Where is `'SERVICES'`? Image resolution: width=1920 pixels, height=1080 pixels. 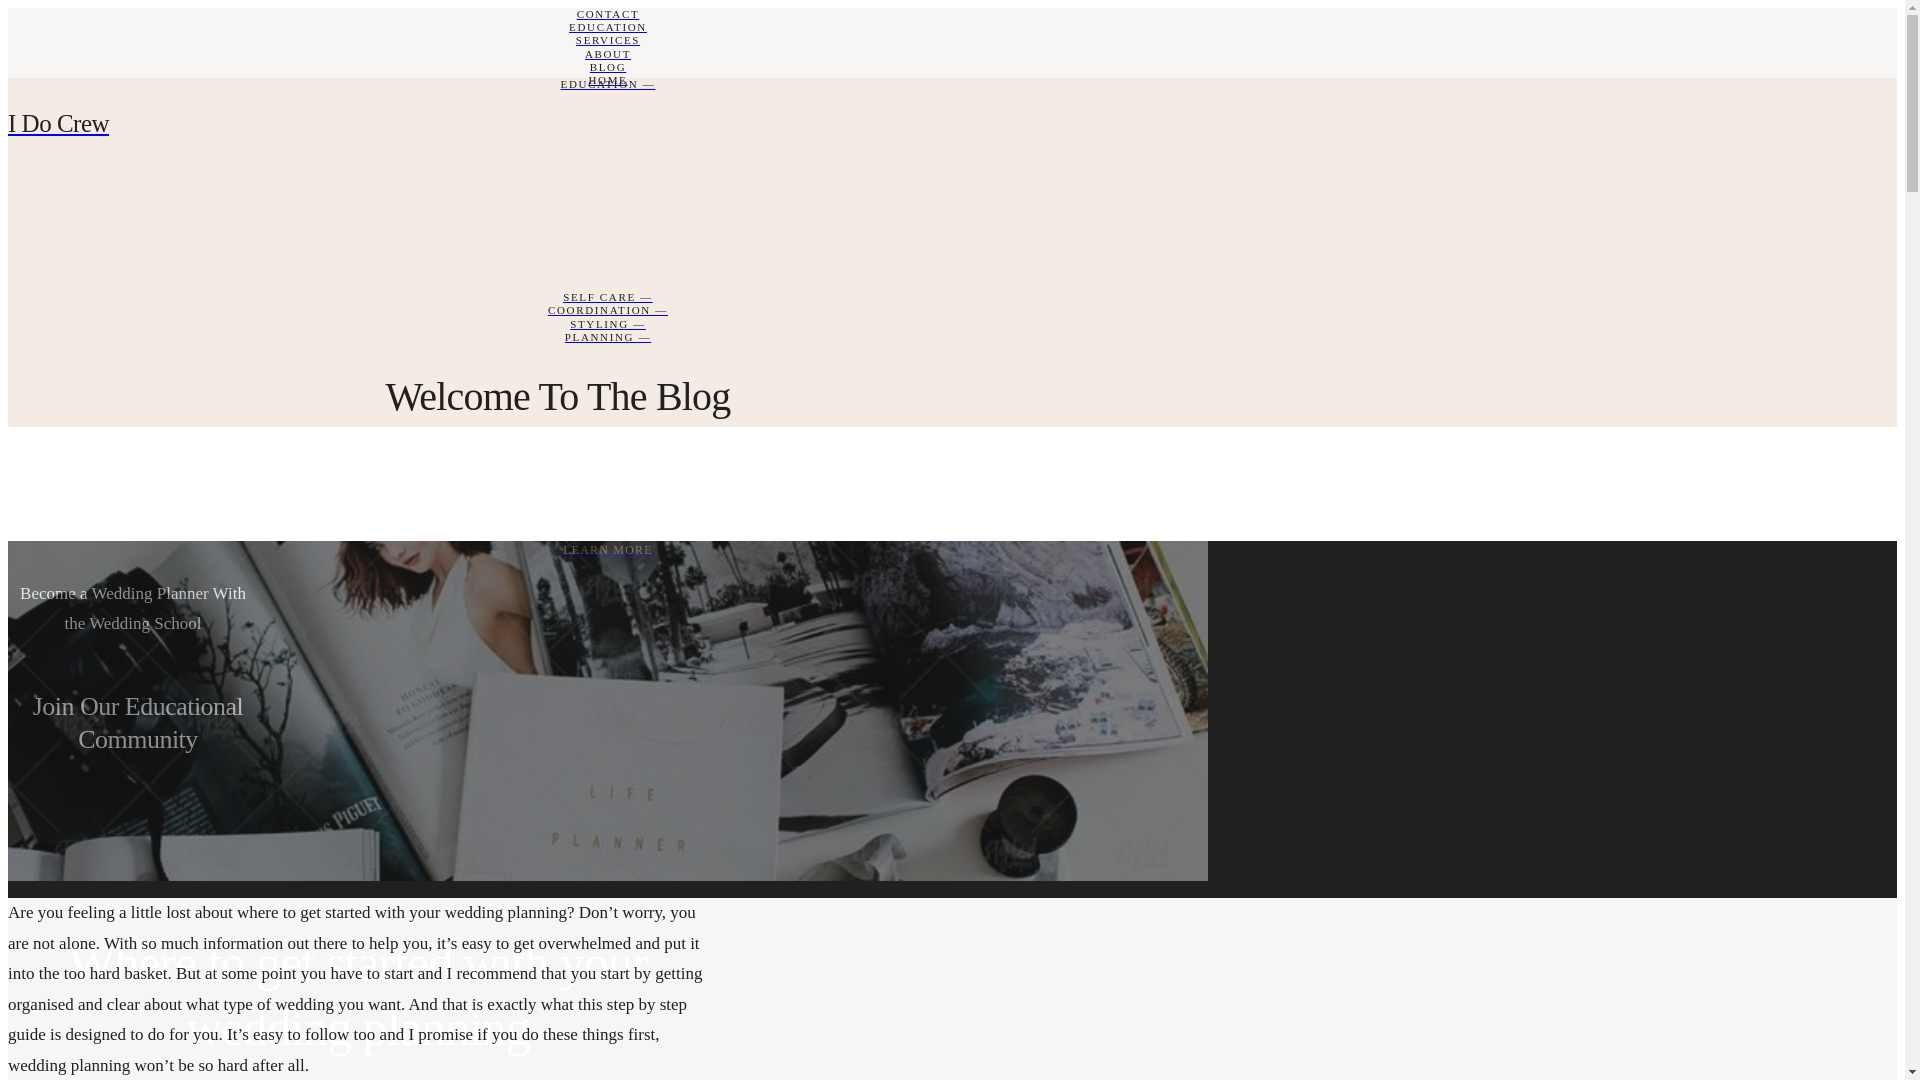 'SERVICES' is located at coordinates (607, 40).